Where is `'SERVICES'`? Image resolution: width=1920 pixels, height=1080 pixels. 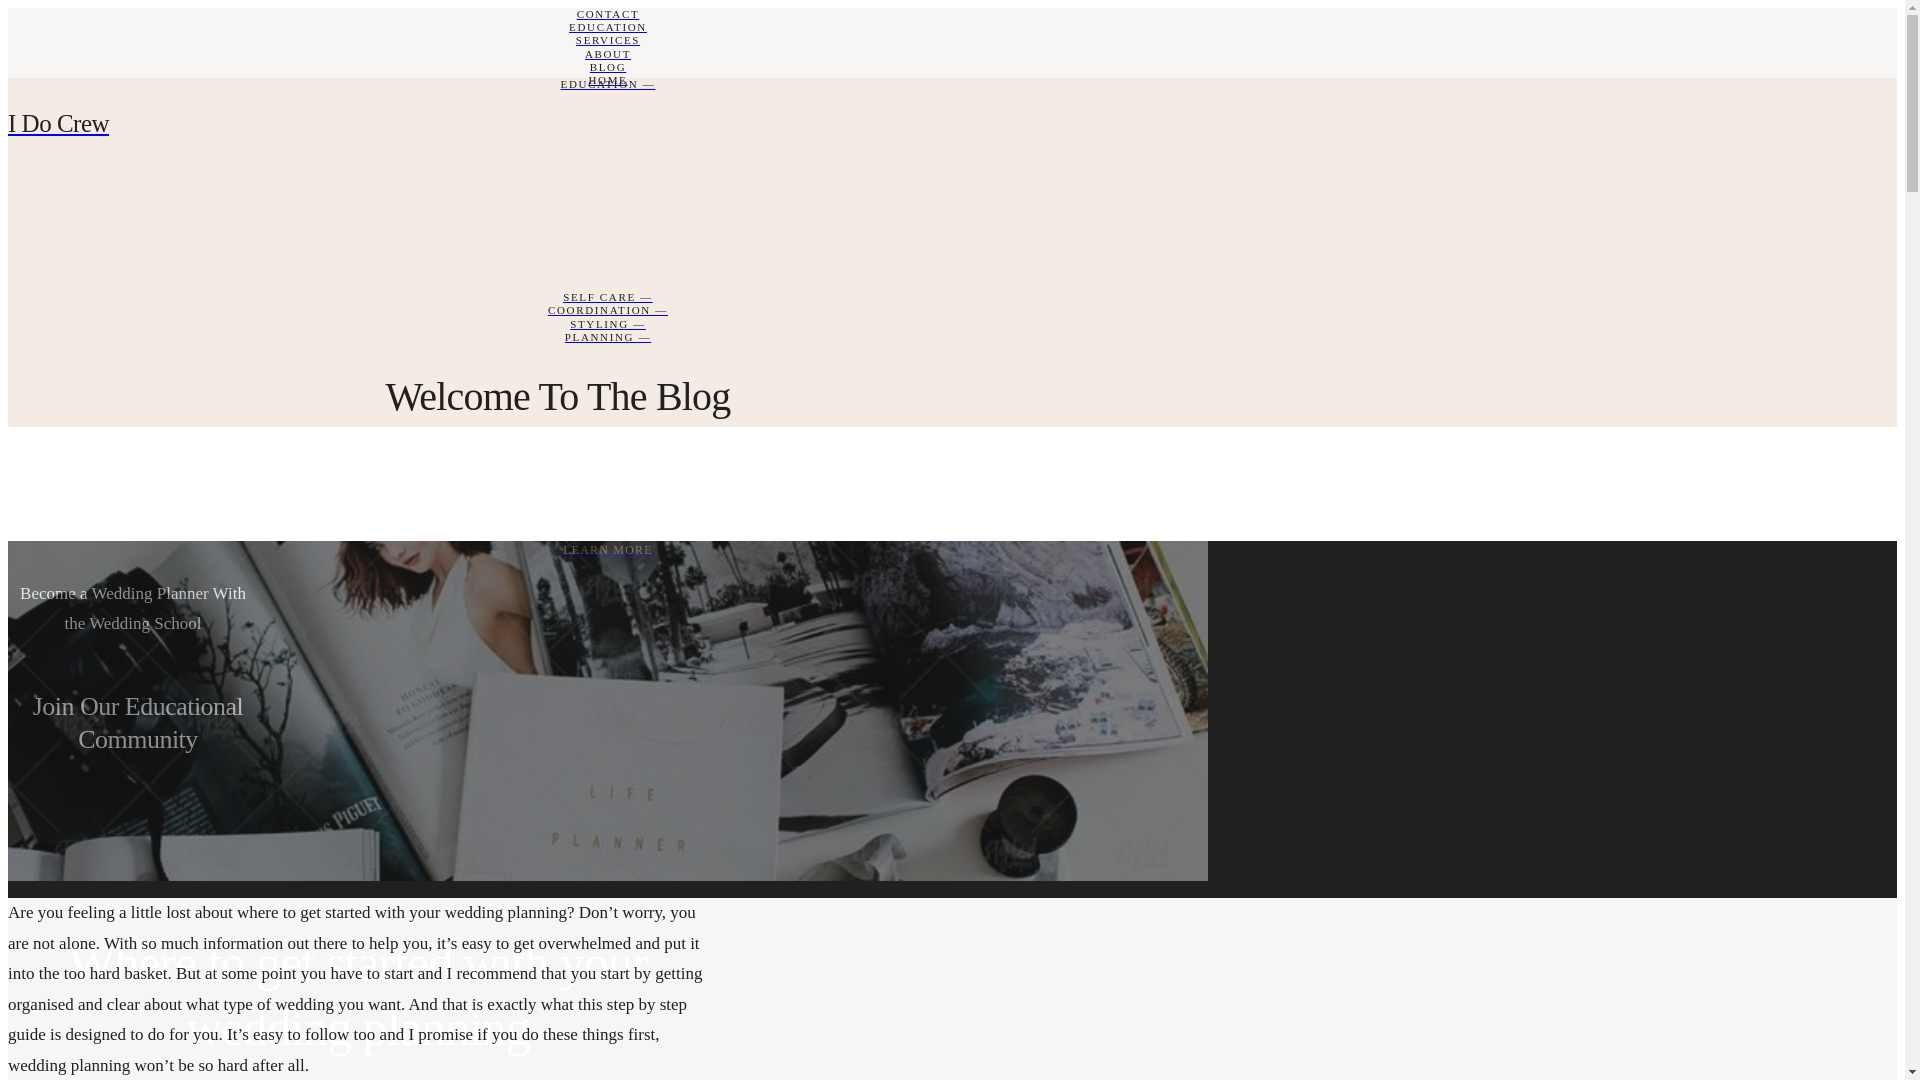 'SERVICES' is located at coordinates (607, 40).